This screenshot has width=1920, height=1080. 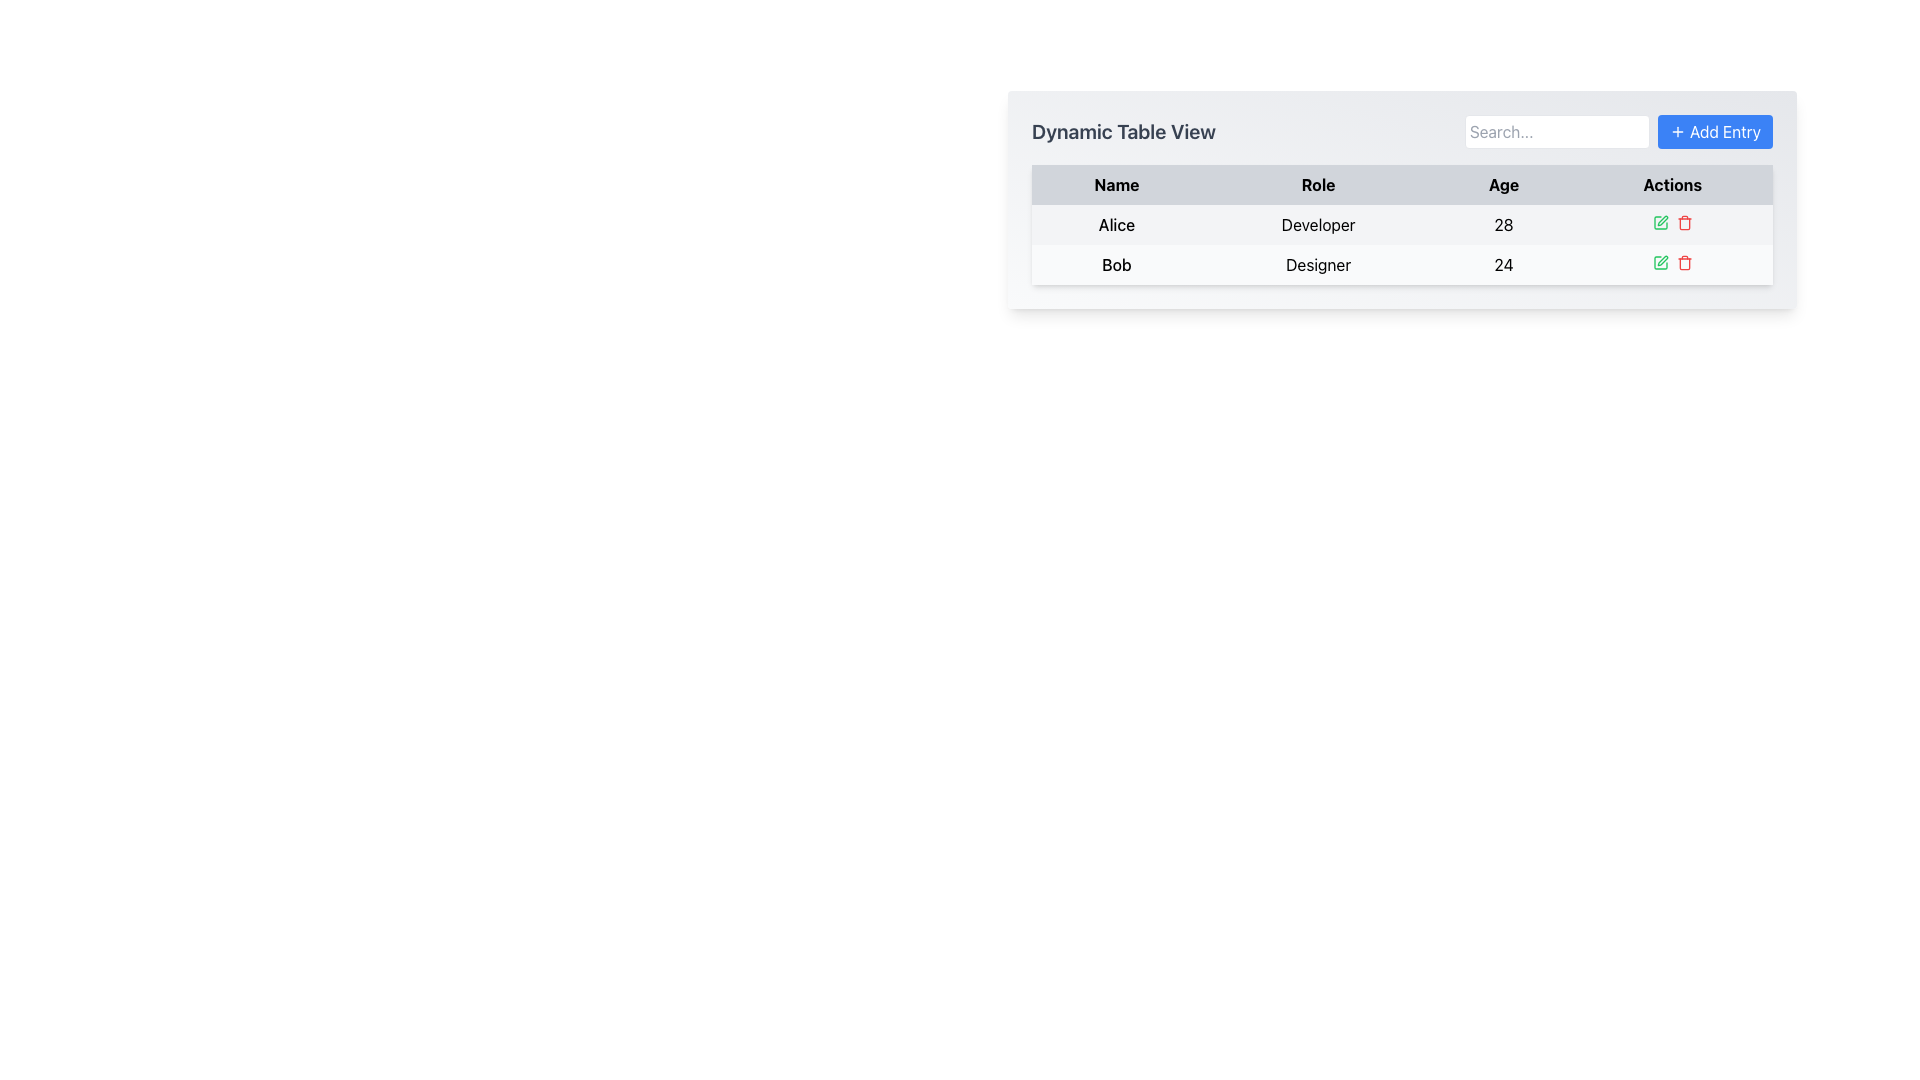 What do you see at coordinates (1672, 185) in the screenshot?
I see `the fourth column header cell of the table, which indicates functionalities or operations for each data entry` at bounding box center [1672, 185].